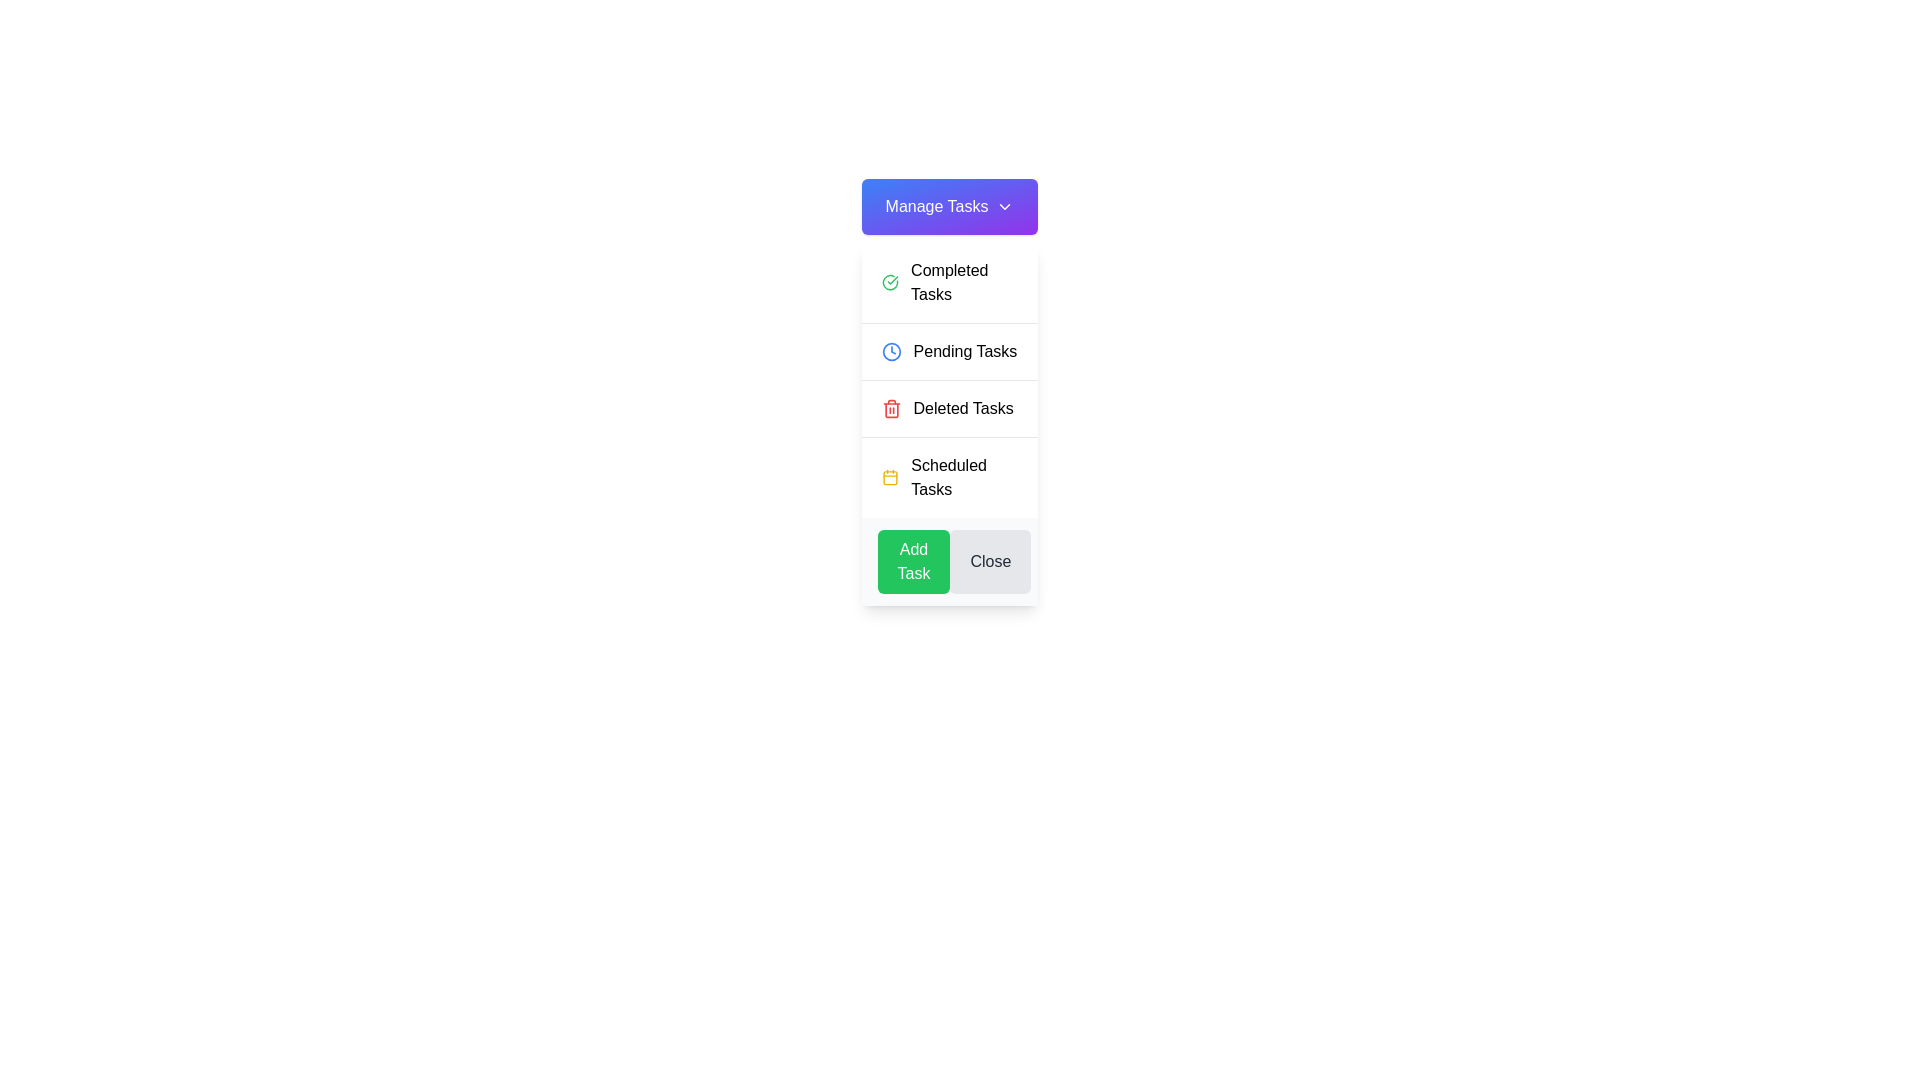 This screenshot has width=1920, height=1080. What do you see at coordinates (889, 282) in the screenshot?
I see `the completed task status icon located within the 'Completed Tasks' button, which is positioned to the left of the text label 'Completed Tasks' in the 'Manage Tasks' dropdown menu` at bounding box center [889, 282].